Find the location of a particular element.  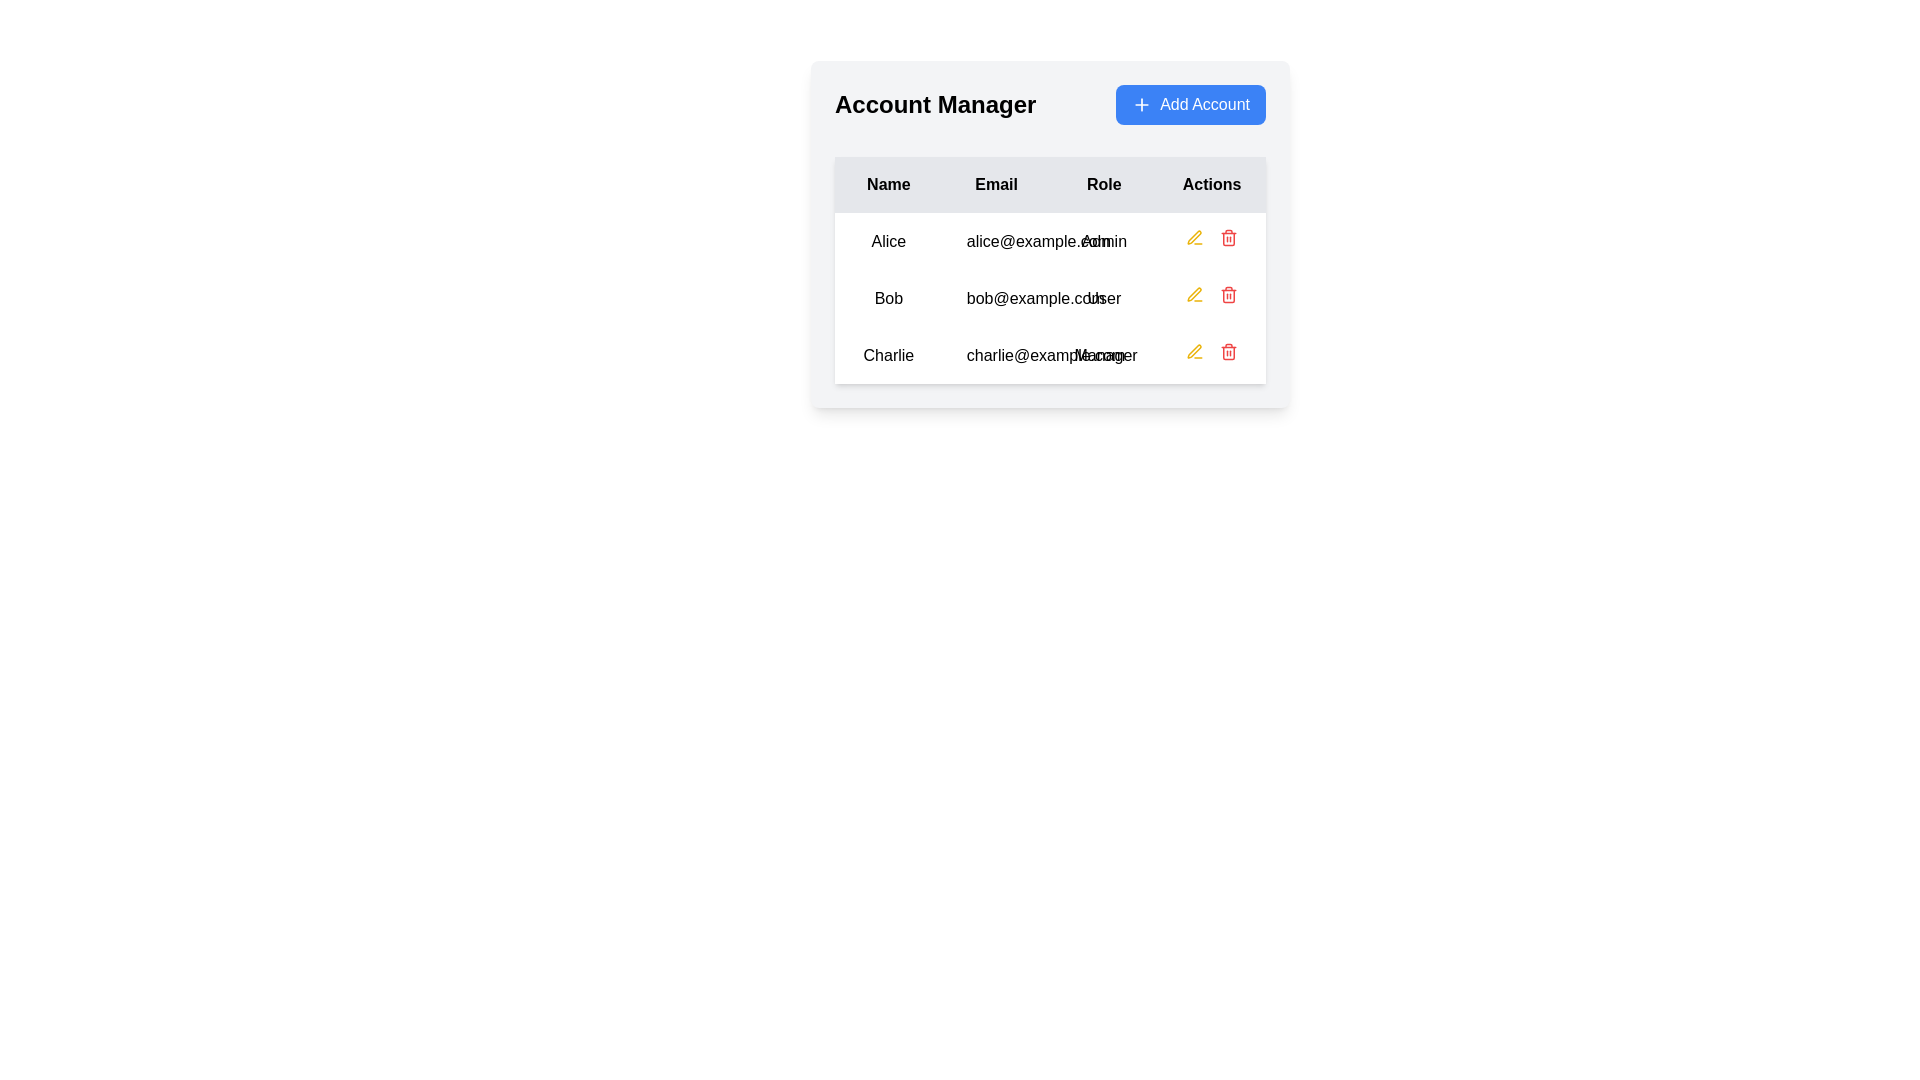

text label displaying 'bob@example.com' located in the 'Email' column of the table, aligned with the row containing 'Bob' under the 'Name' column is located at coordinates (996, 298).